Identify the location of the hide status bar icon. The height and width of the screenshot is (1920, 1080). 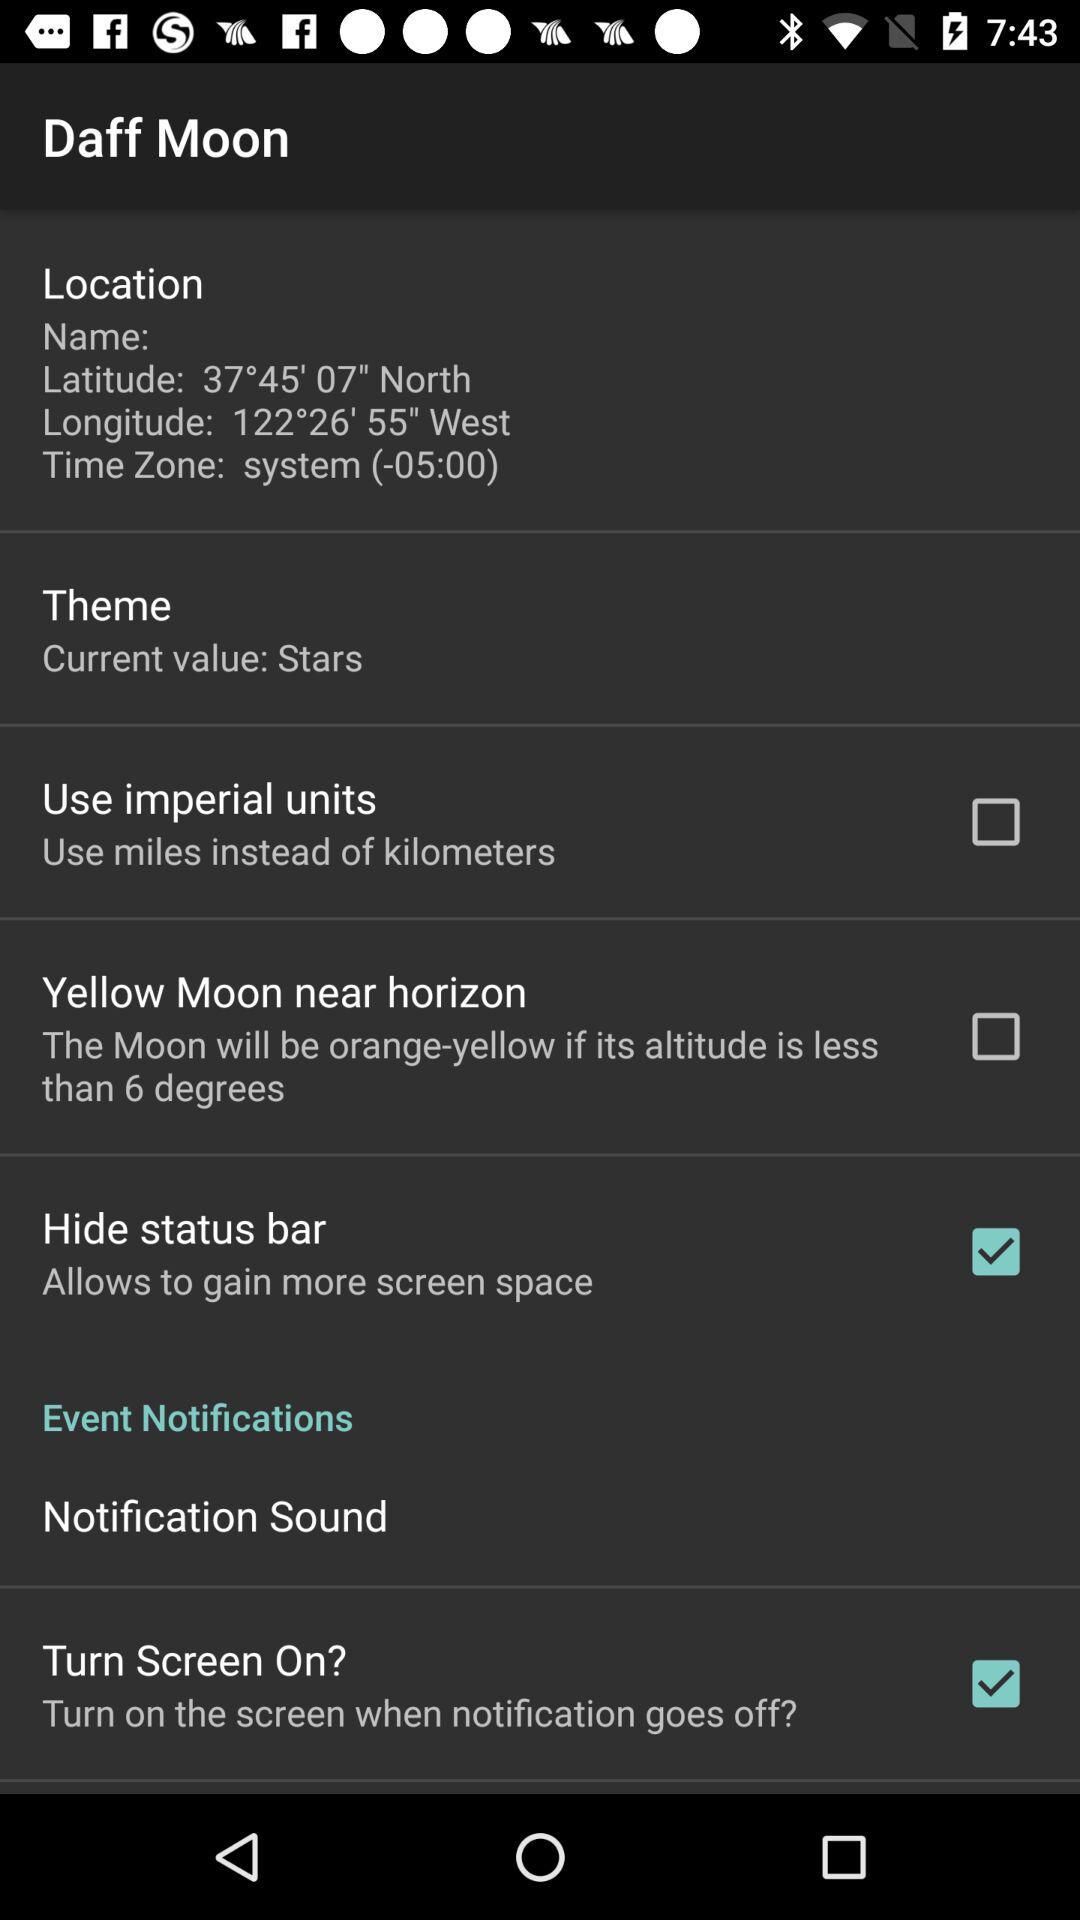
(184, 1226).